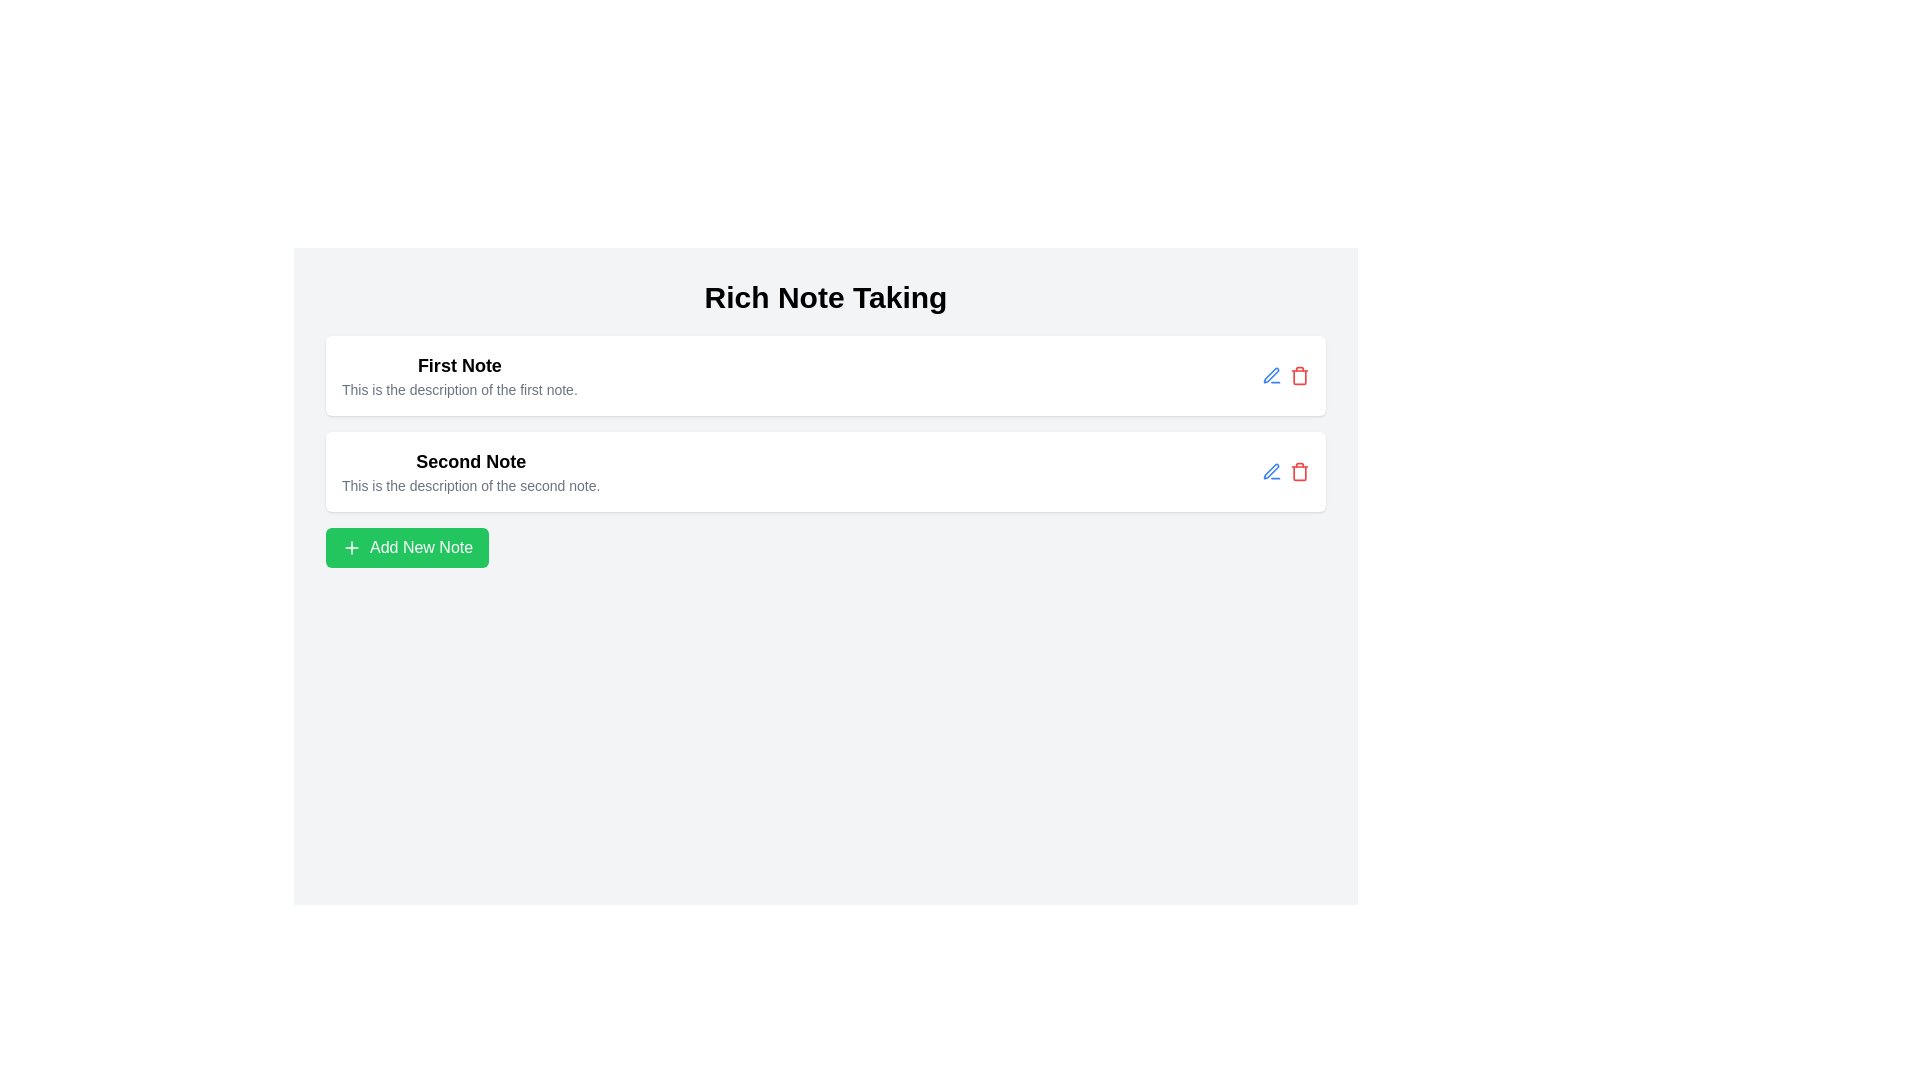 The width and height of the screenshot is (1920, 1080). Describe the element at coordinates (458, 375) in the screenshot. I see `the Text block that contains two lines of text, with the first line being bold and reading 'First Note' and the second line smaller and grayer, which describes the first note` at that location.